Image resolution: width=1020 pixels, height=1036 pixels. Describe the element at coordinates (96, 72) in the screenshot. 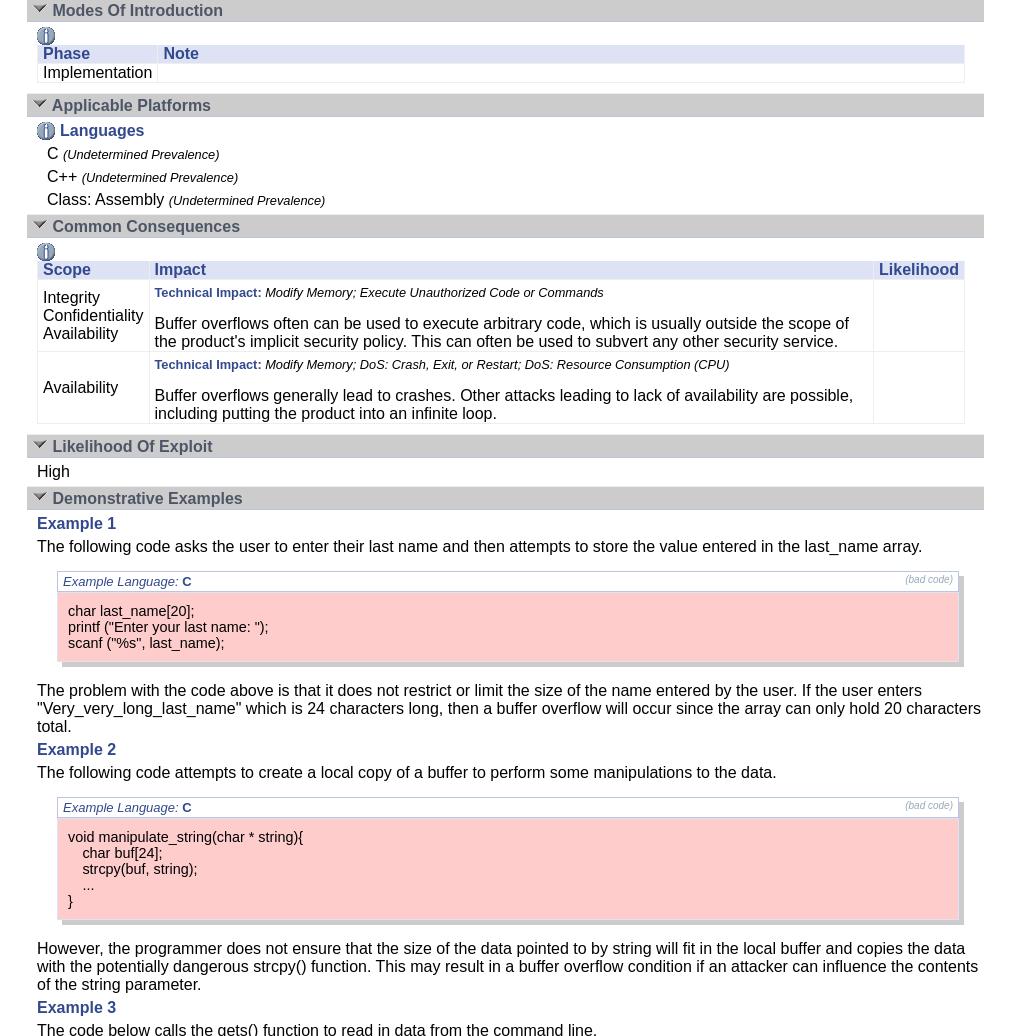

I see `'Implementation'` at that location.